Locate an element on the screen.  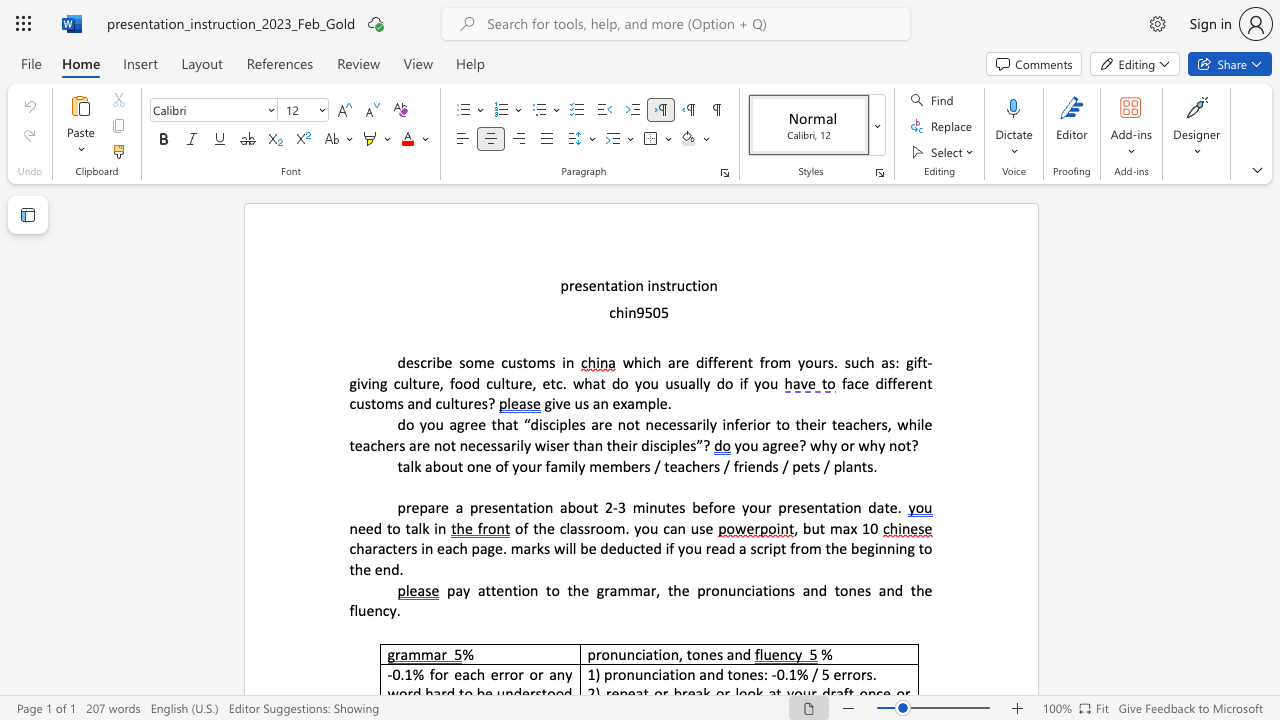
the subset text "ple" within the text "give us an example." is located at coordinates (647, 403).